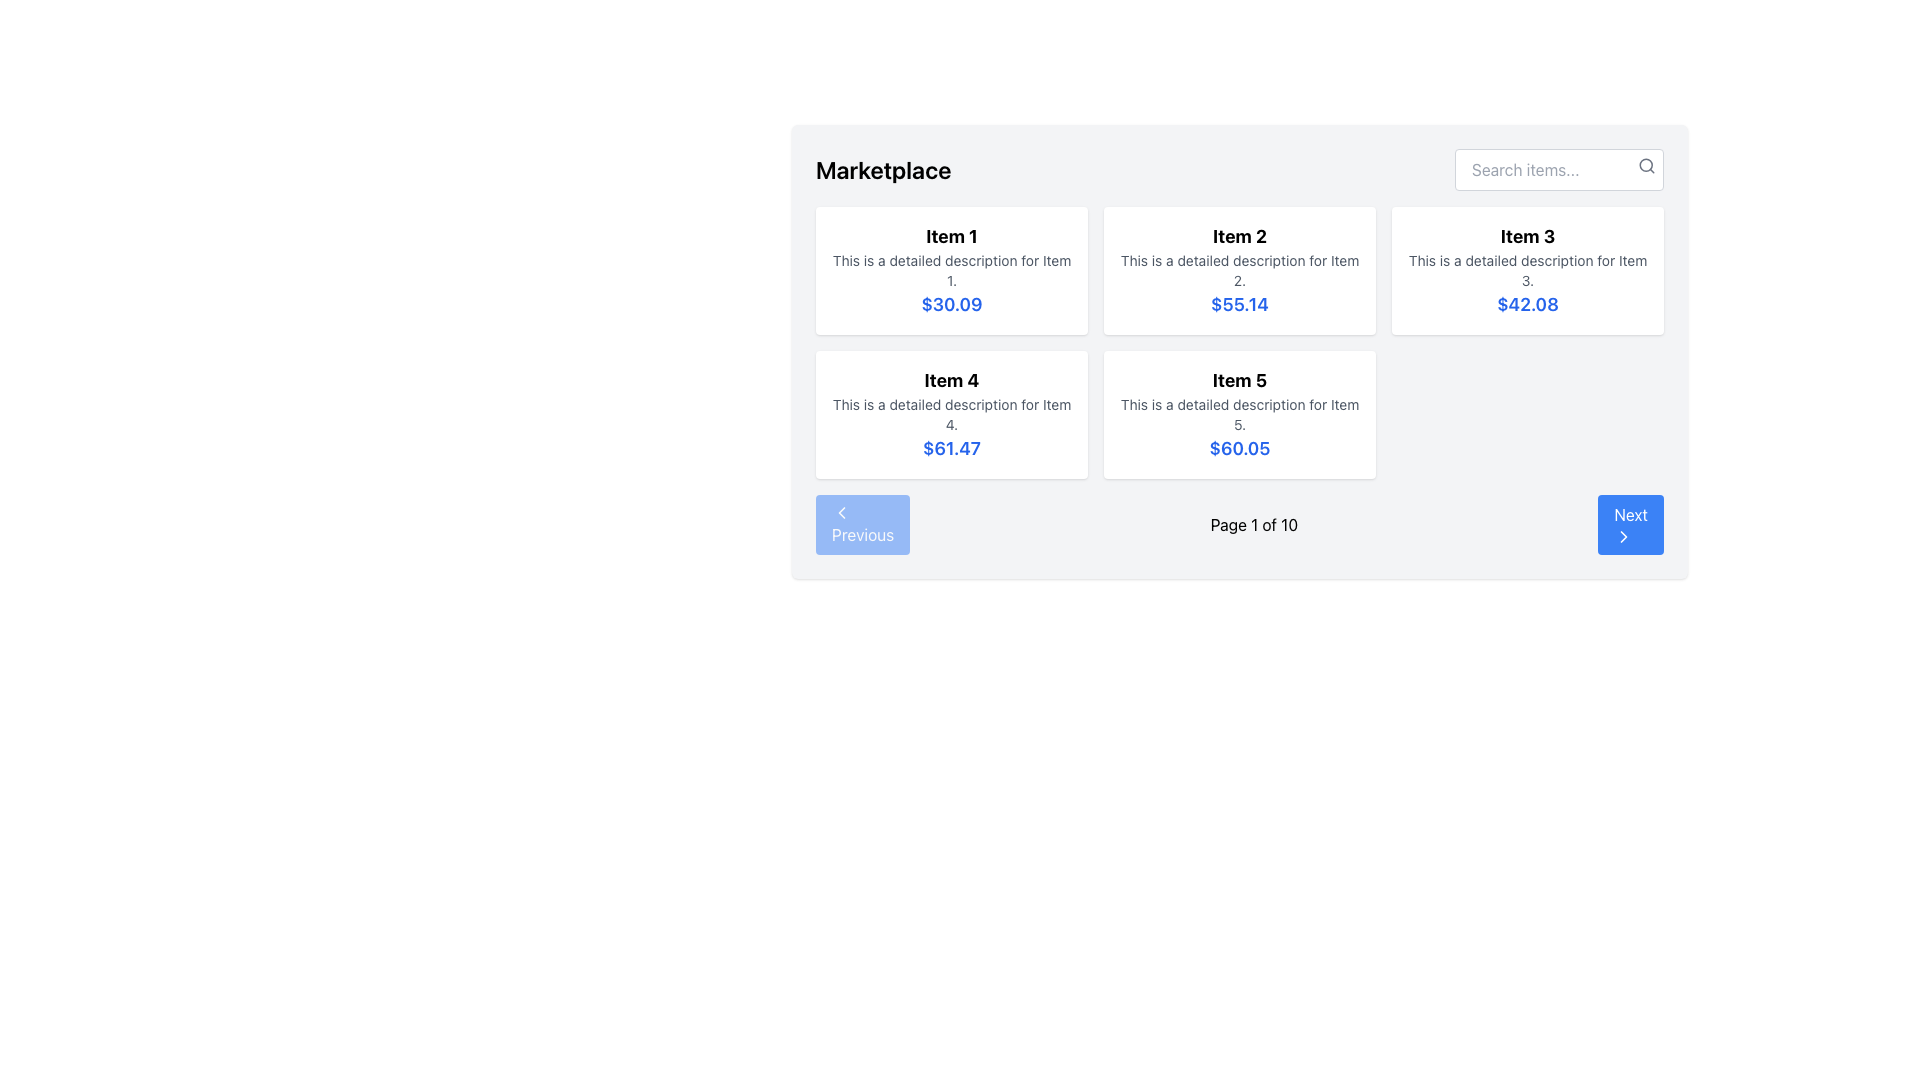 The width and height of the screenshot is (1920, 1080). I want to click on the product listing card for 'Item 5' located in the bottom-right corner of the grid layout, so click(1238, 414).